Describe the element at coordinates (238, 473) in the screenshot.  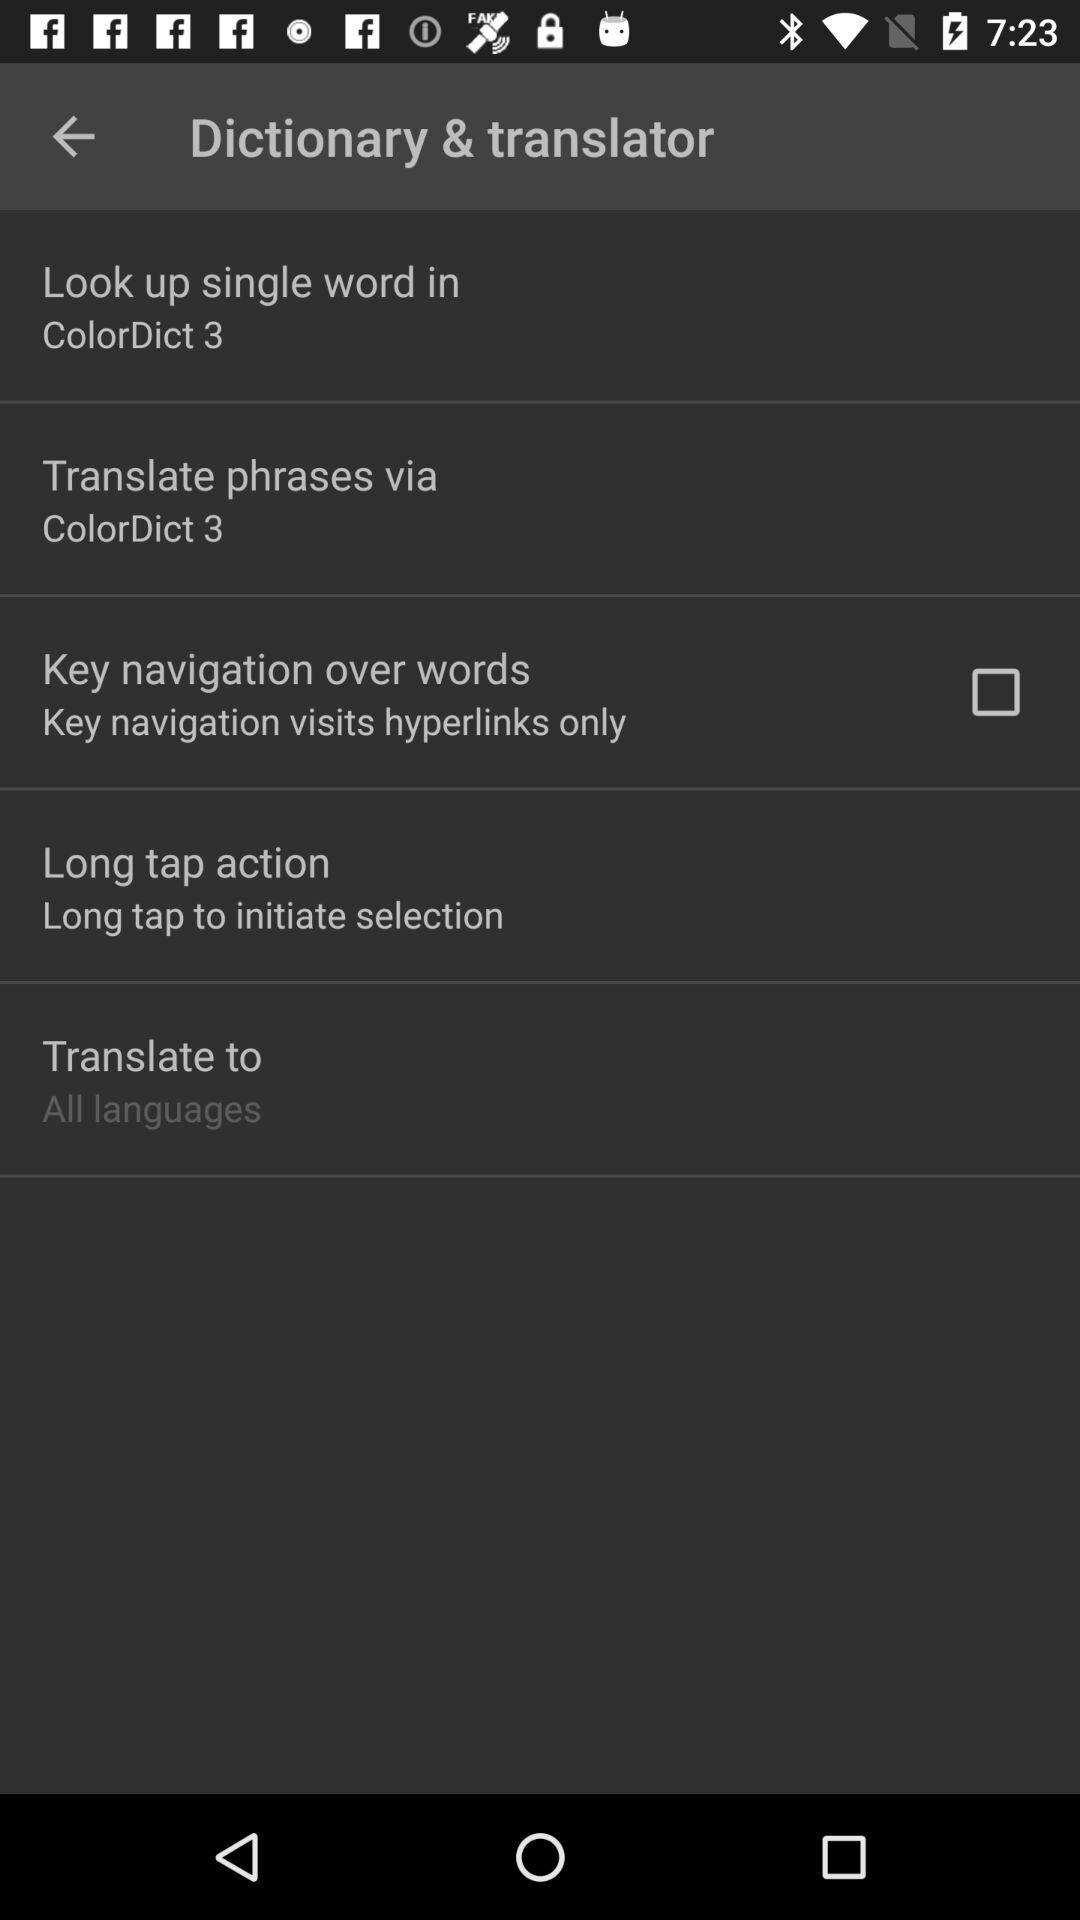
I see `translate phrases via` at that location.